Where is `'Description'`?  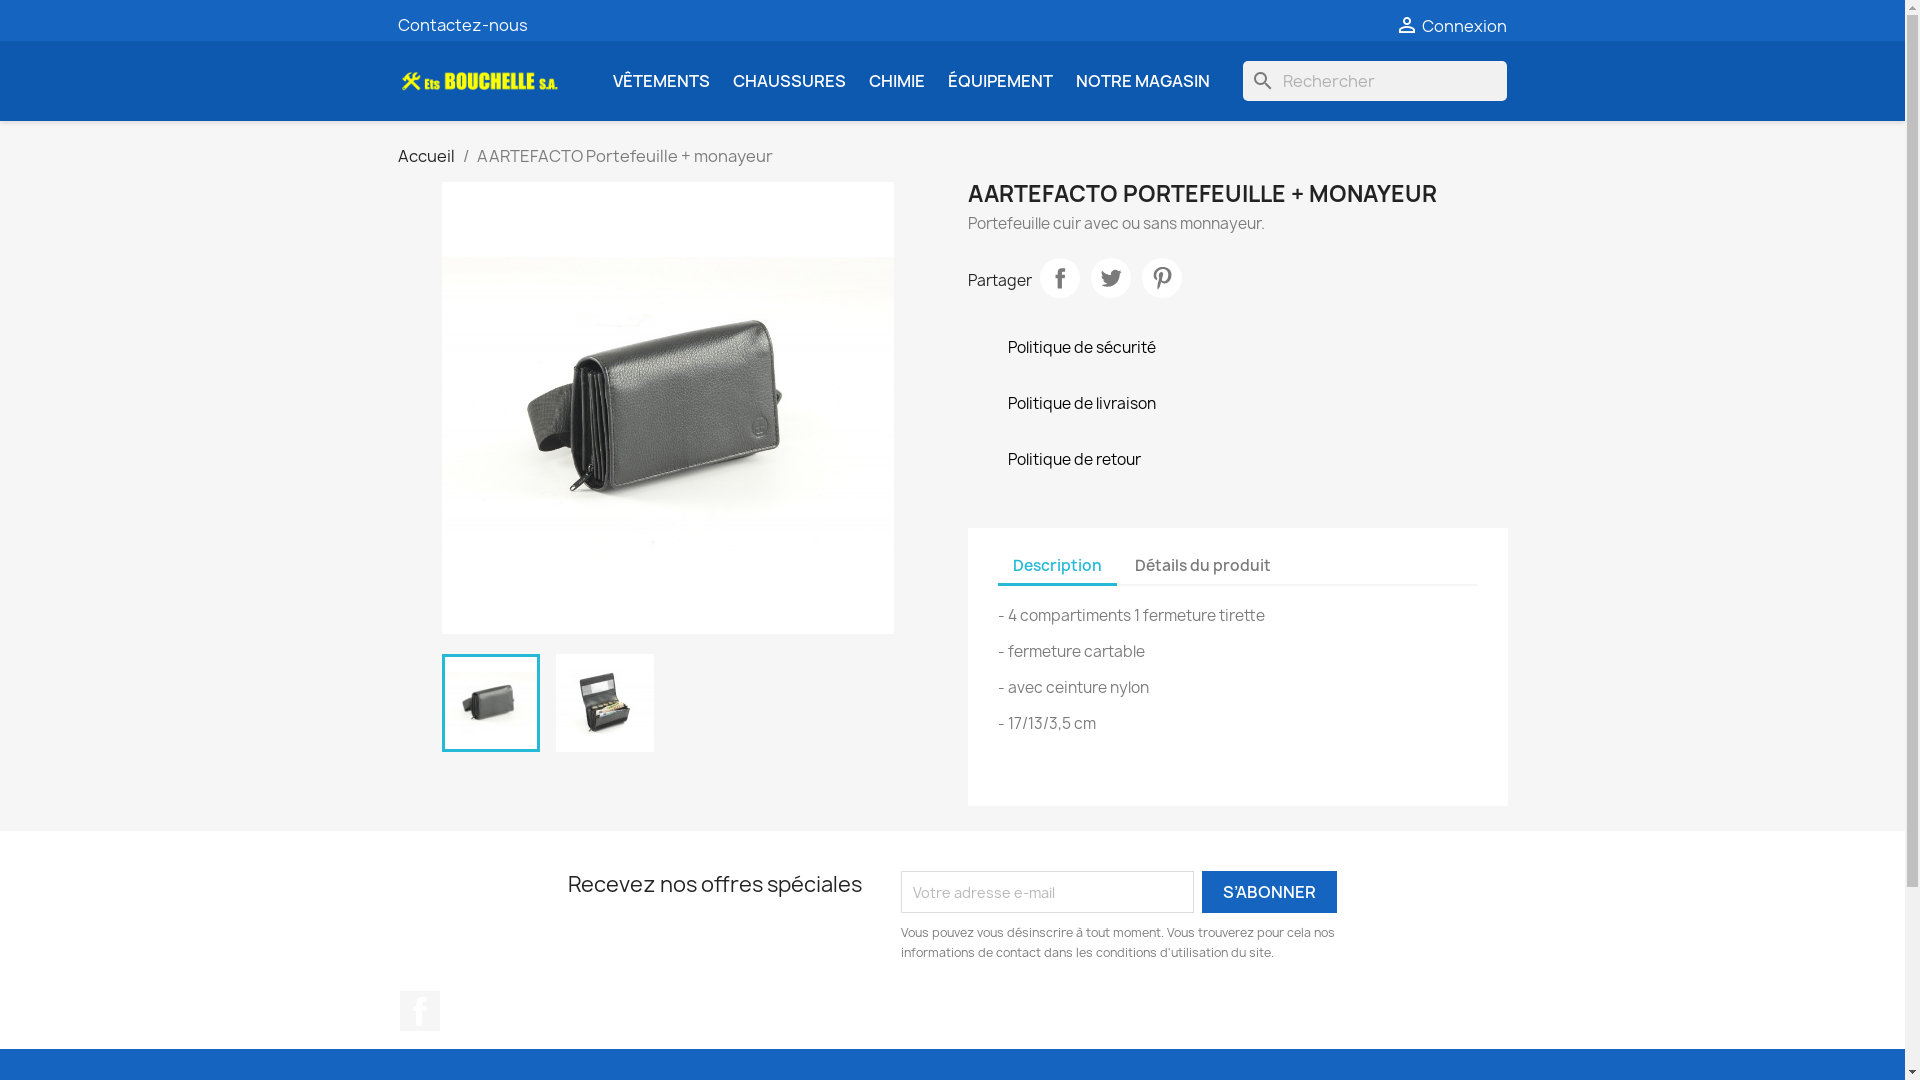
'Description' is located at coordinates (1056, 567).